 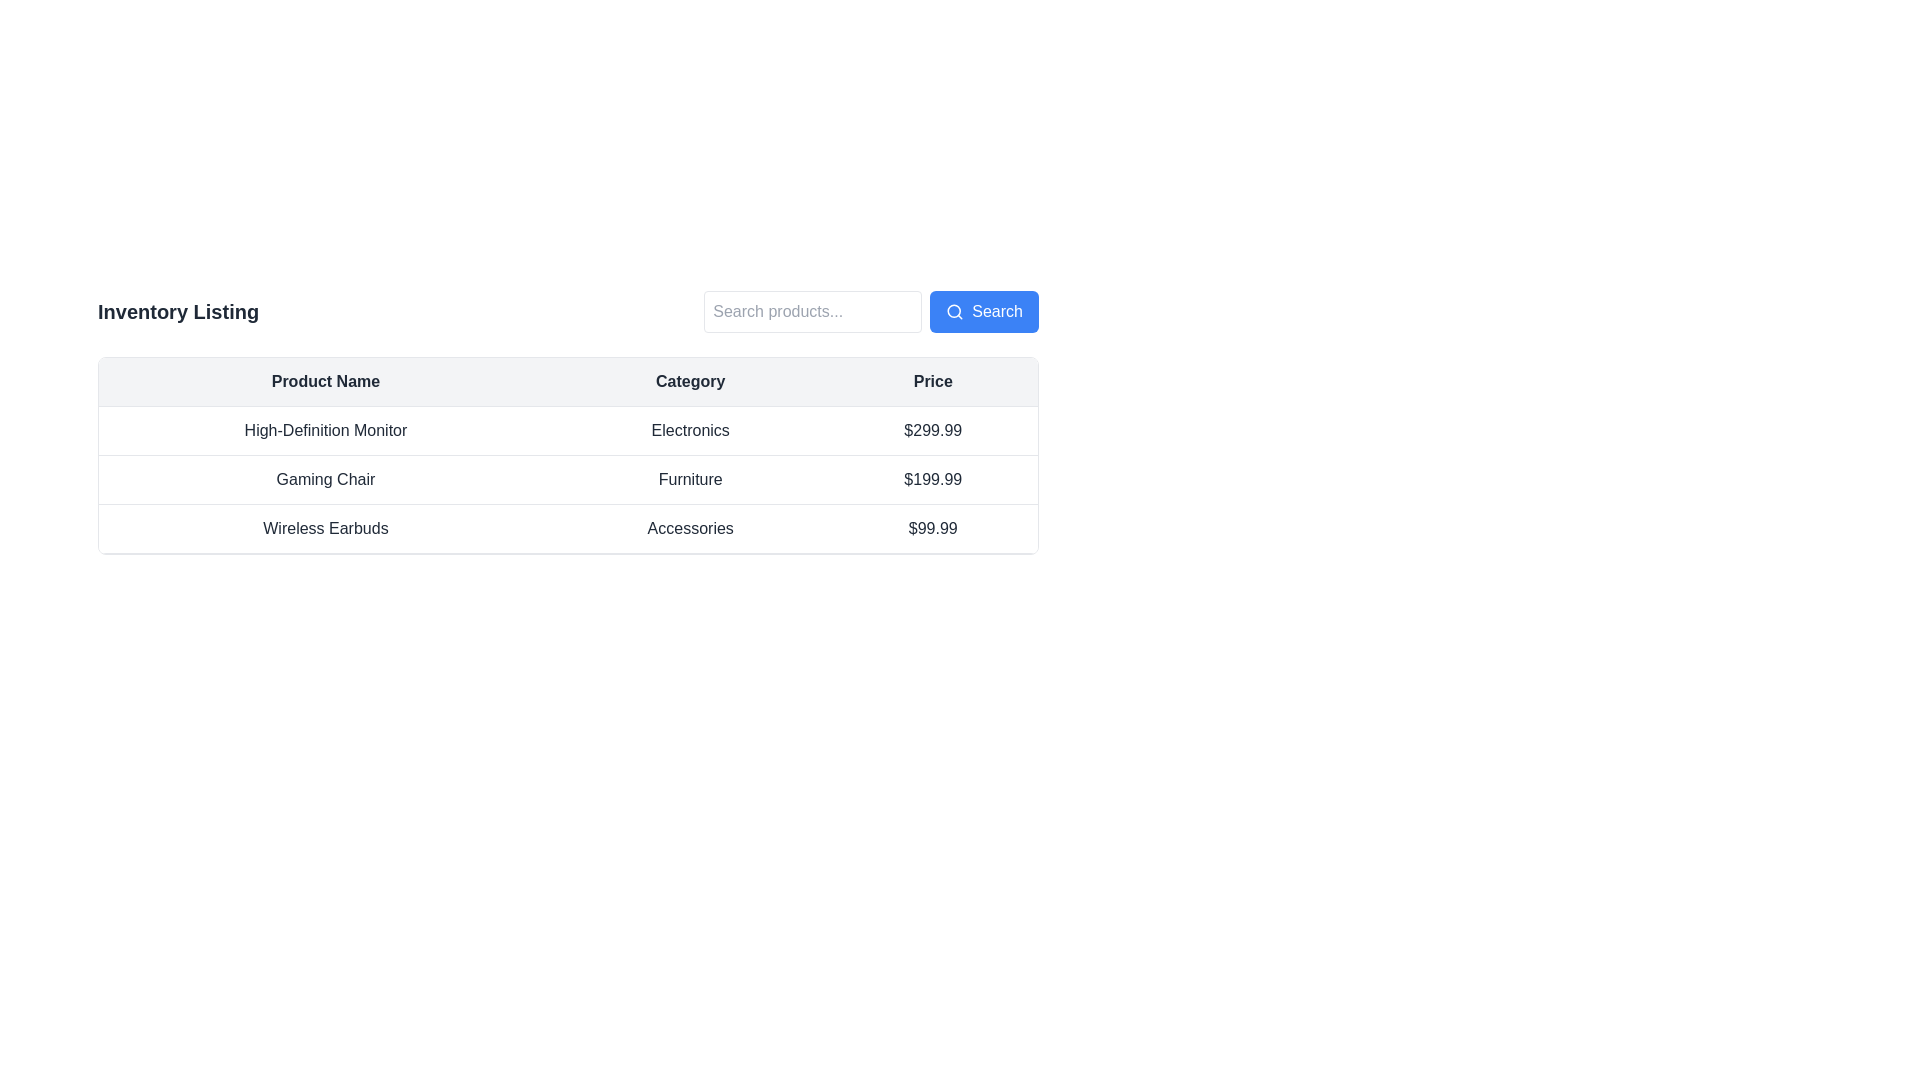 I want to click on the second row of the product table, which contains details about 'Gaming Chair', so click(x=567, y=455).